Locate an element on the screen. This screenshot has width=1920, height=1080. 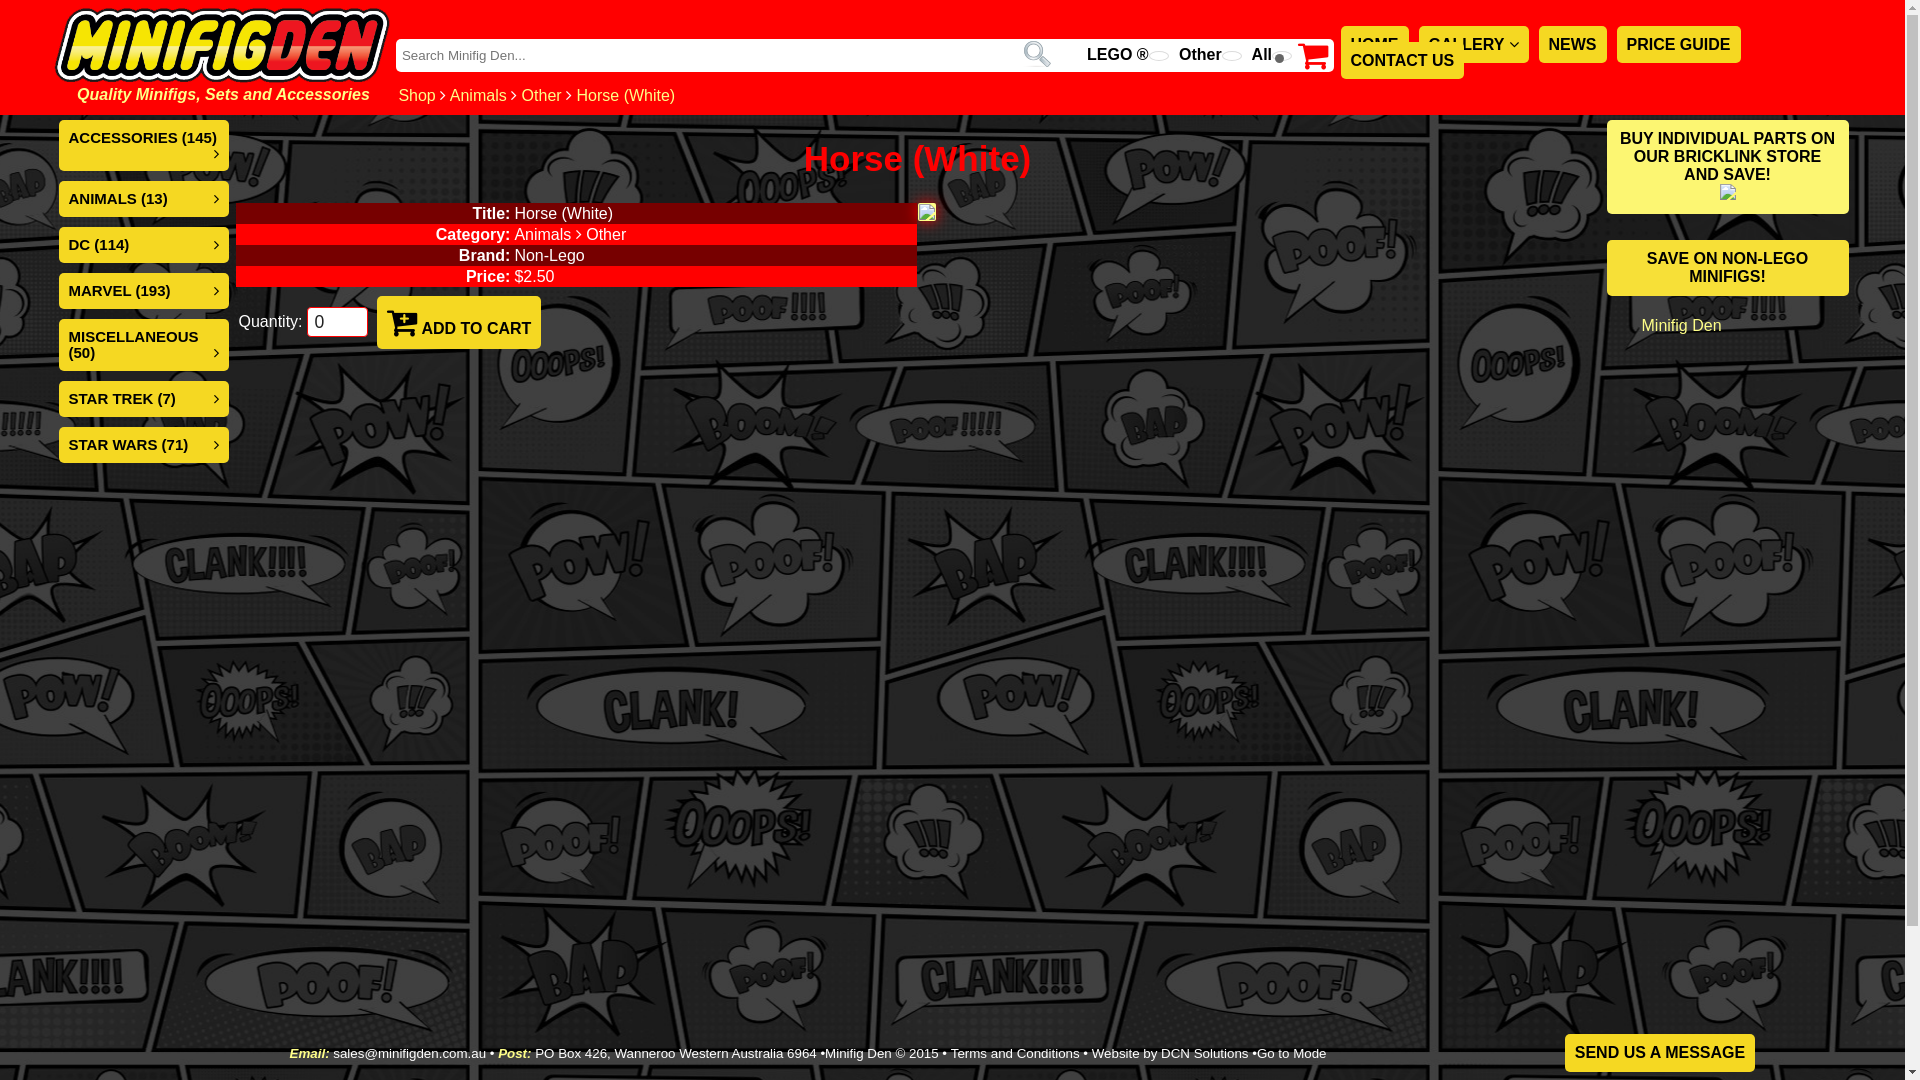
'SEND US A MESSAGE' is located at coordinates (1660, 1052).